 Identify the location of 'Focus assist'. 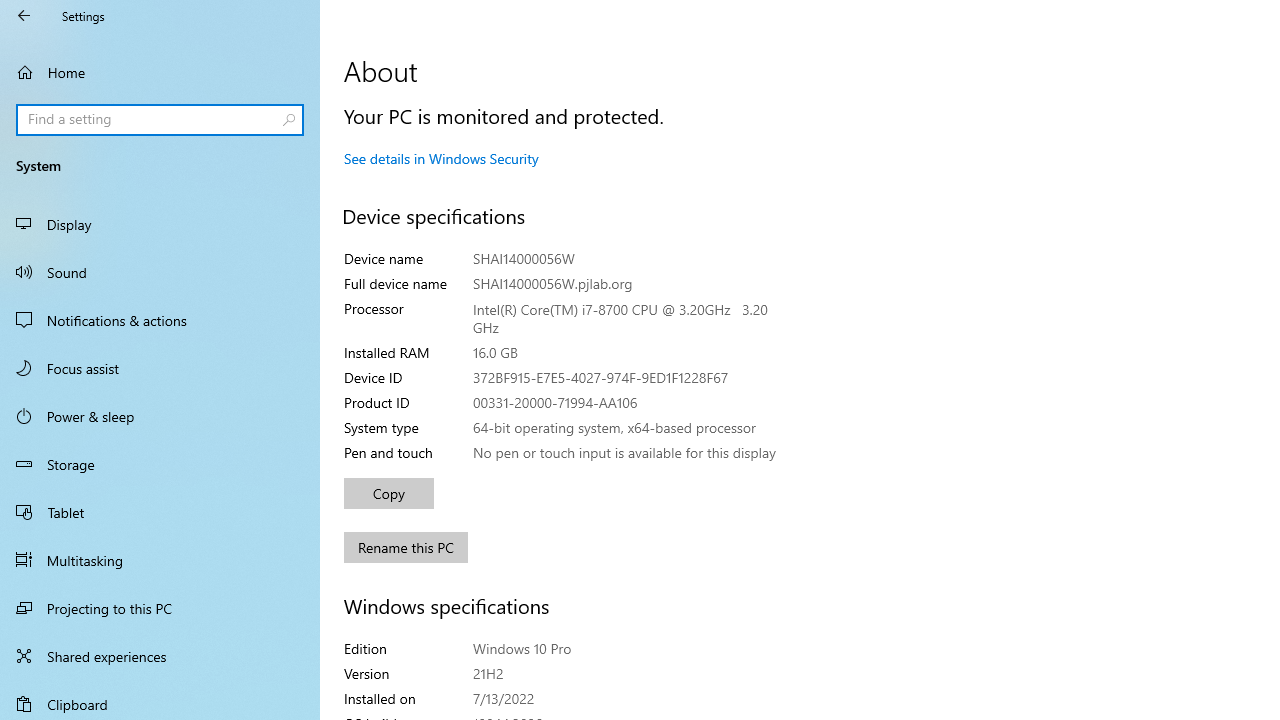
(160, 367).